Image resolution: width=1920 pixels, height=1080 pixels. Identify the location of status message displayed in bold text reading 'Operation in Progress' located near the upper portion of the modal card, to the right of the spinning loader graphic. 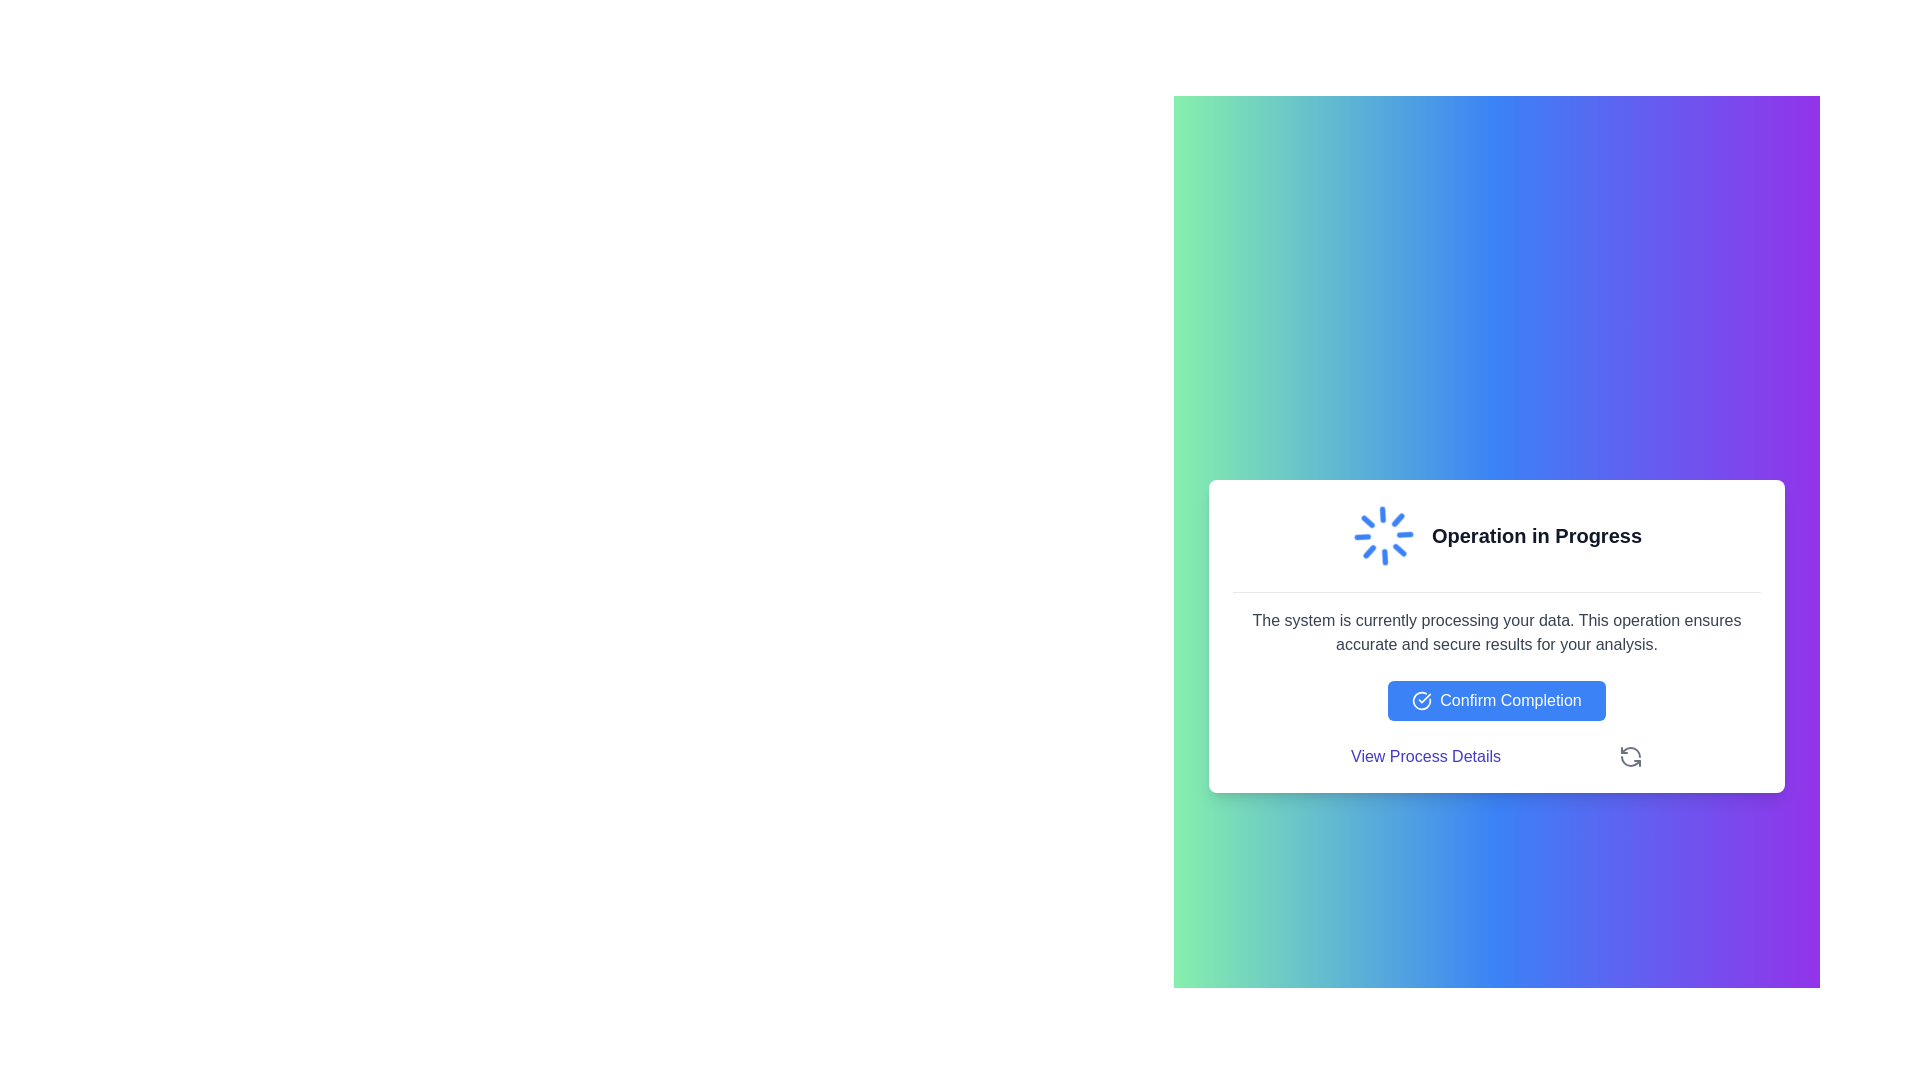
(1535, 534).